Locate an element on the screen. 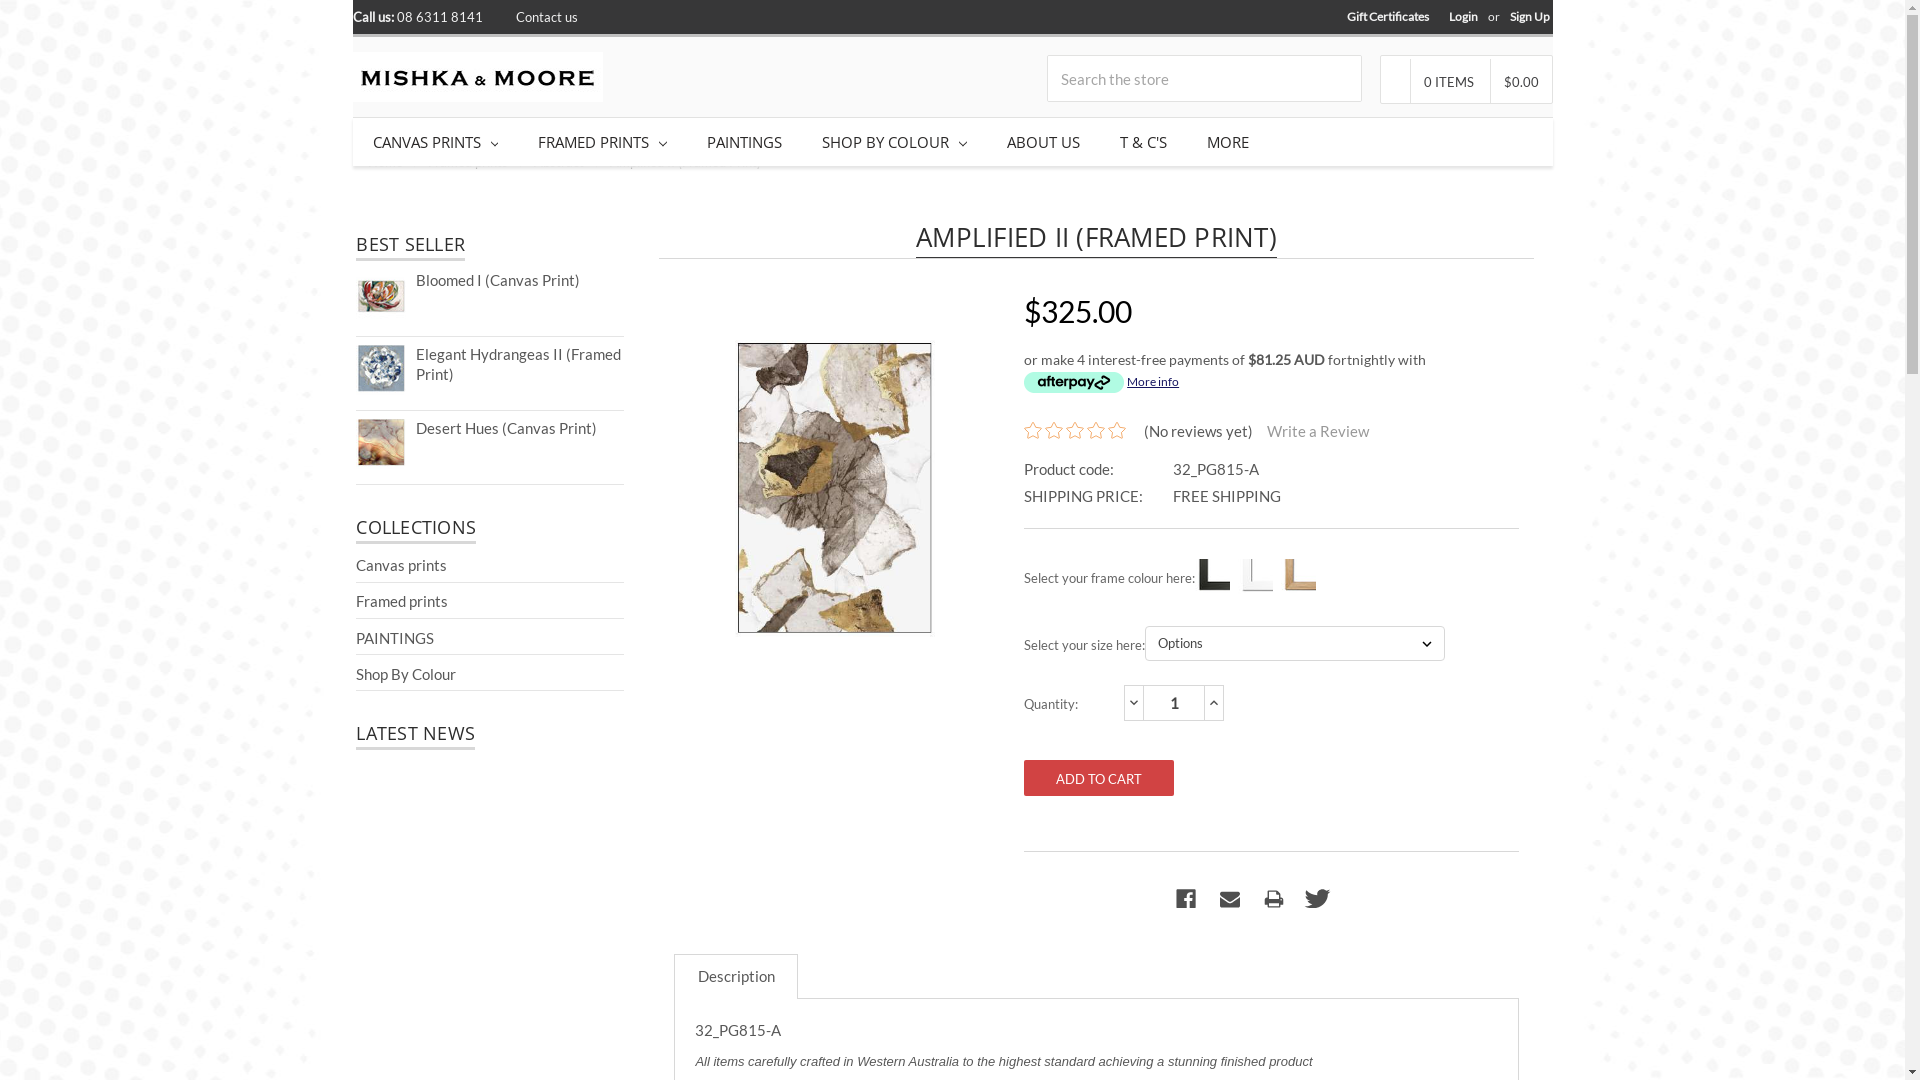 The height and width of the screenshot is (1080, 1920). 'FRAMED PRINTS' is located at coordinates (601, 141).